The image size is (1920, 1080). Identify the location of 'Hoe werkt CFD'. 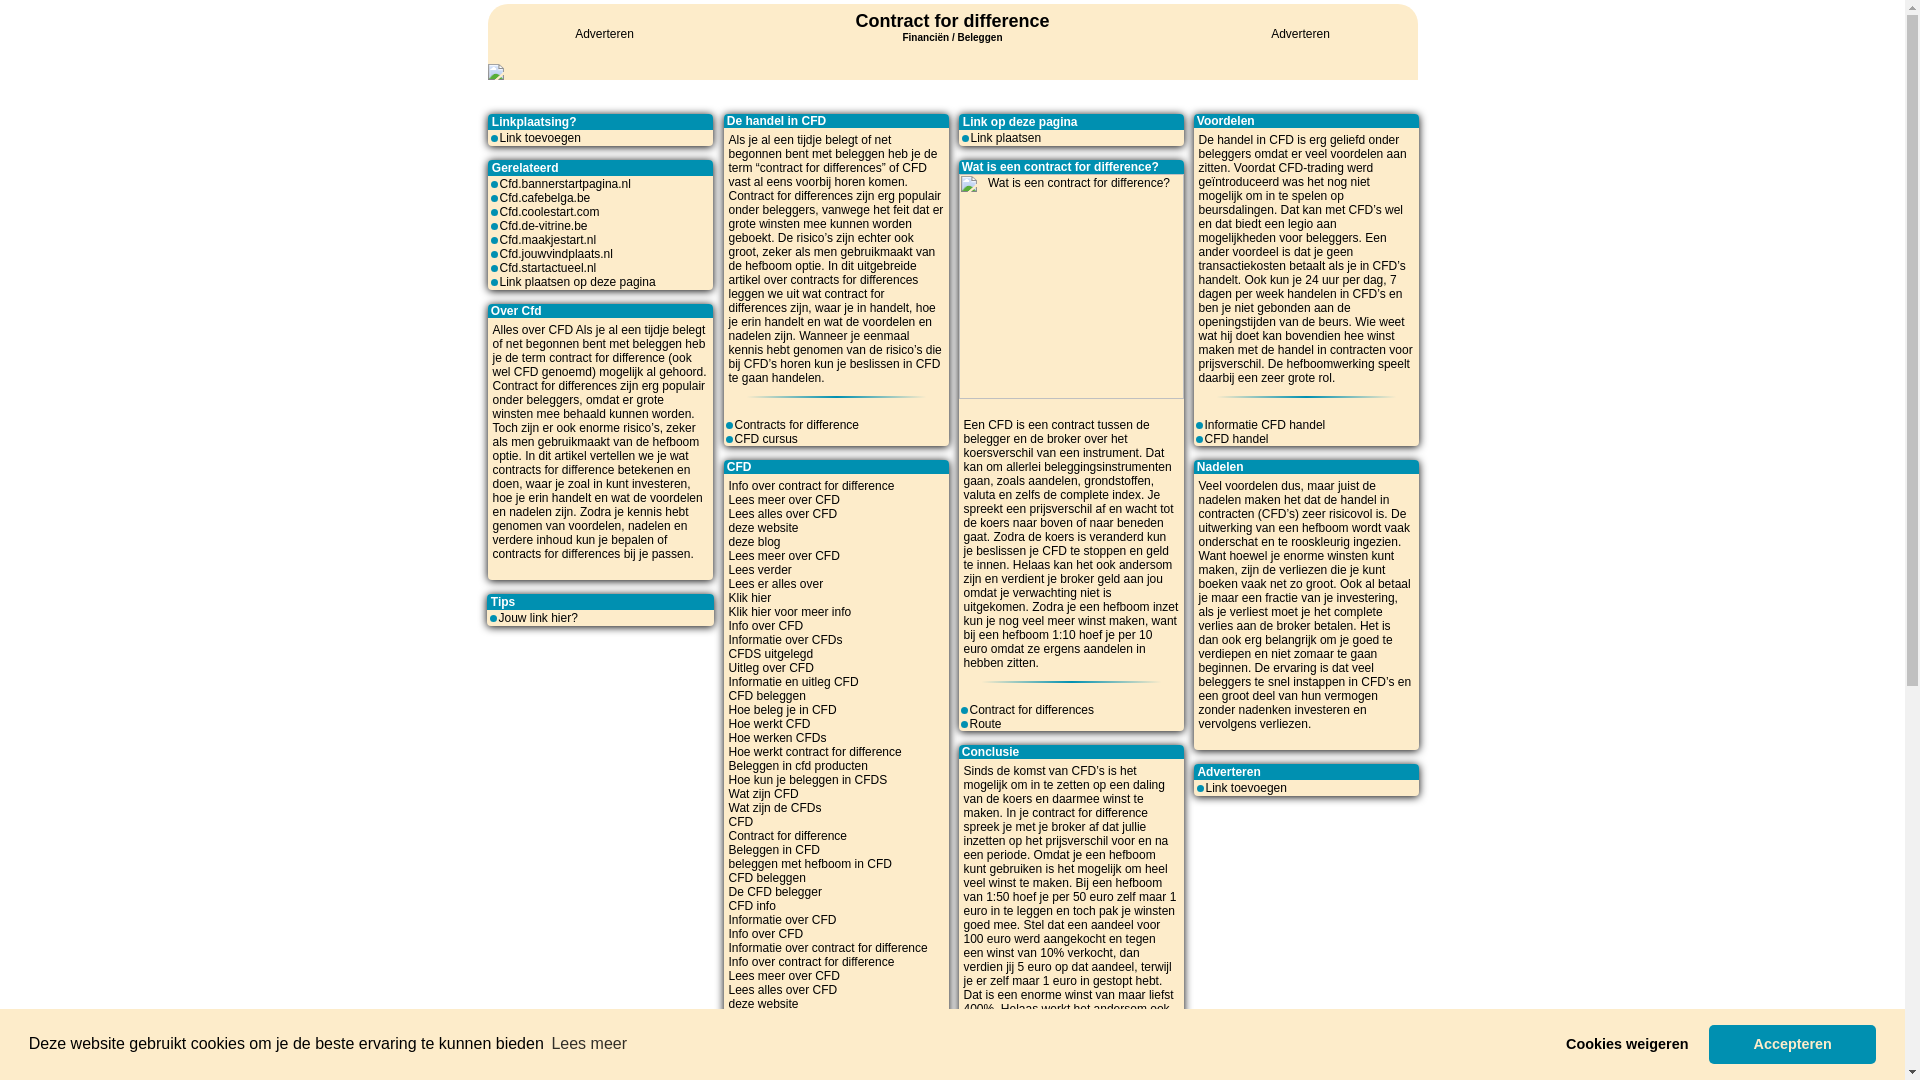
(767, 724).